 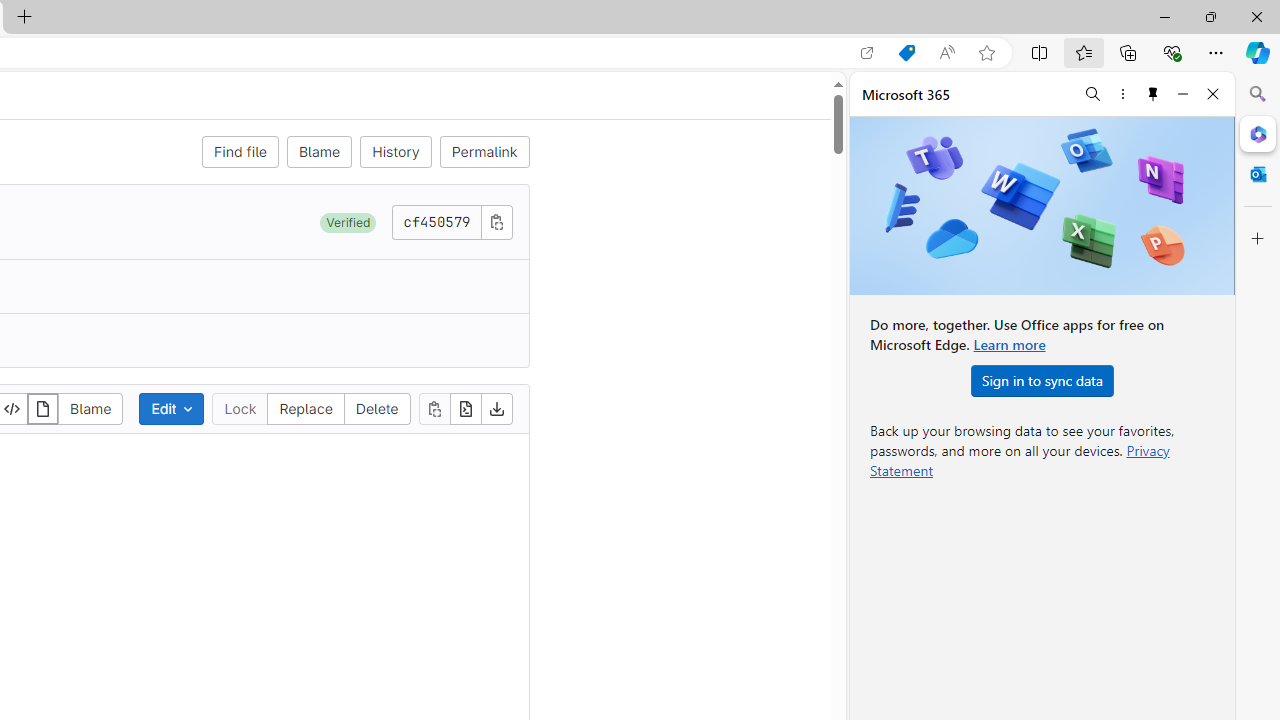 I want to click on 'Delete', so click(x=376, y=407).